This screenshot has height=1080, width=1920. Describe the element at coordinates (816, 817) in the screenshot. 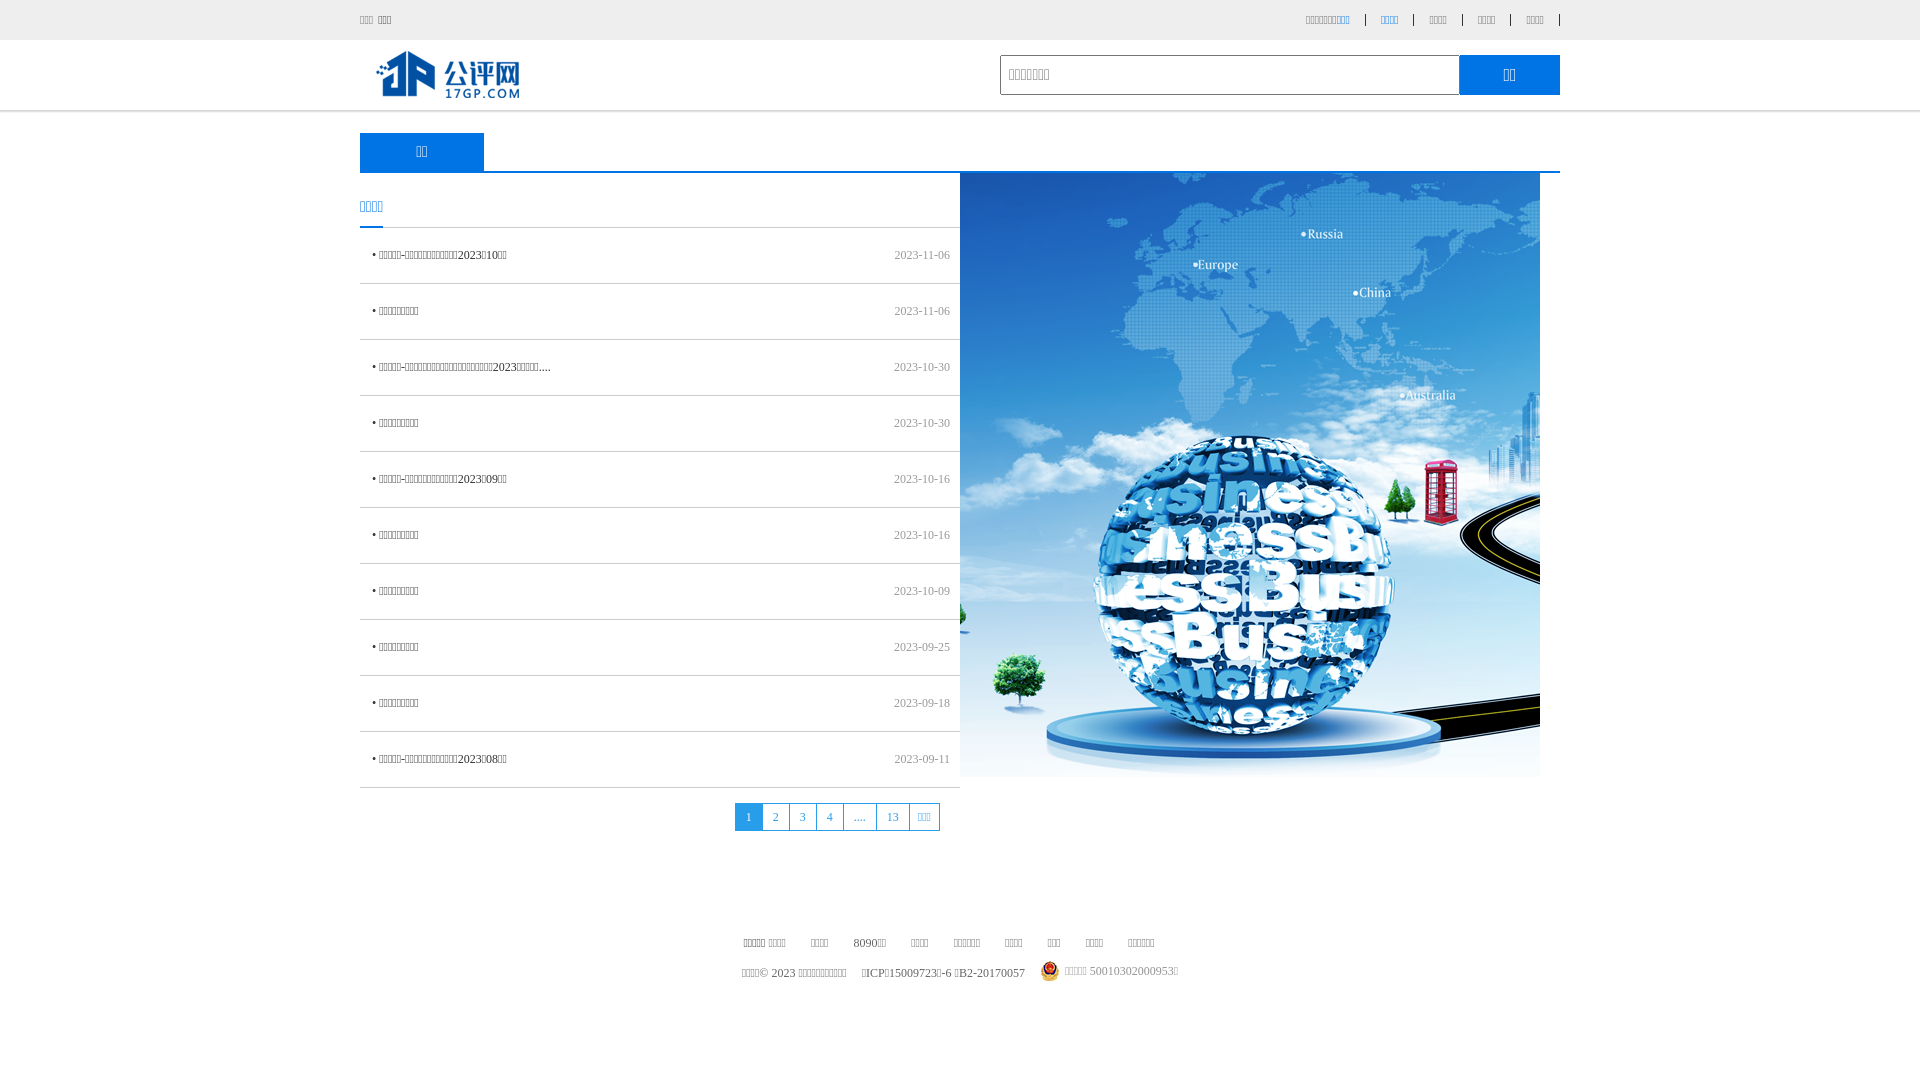

I see `'4'` at that location.